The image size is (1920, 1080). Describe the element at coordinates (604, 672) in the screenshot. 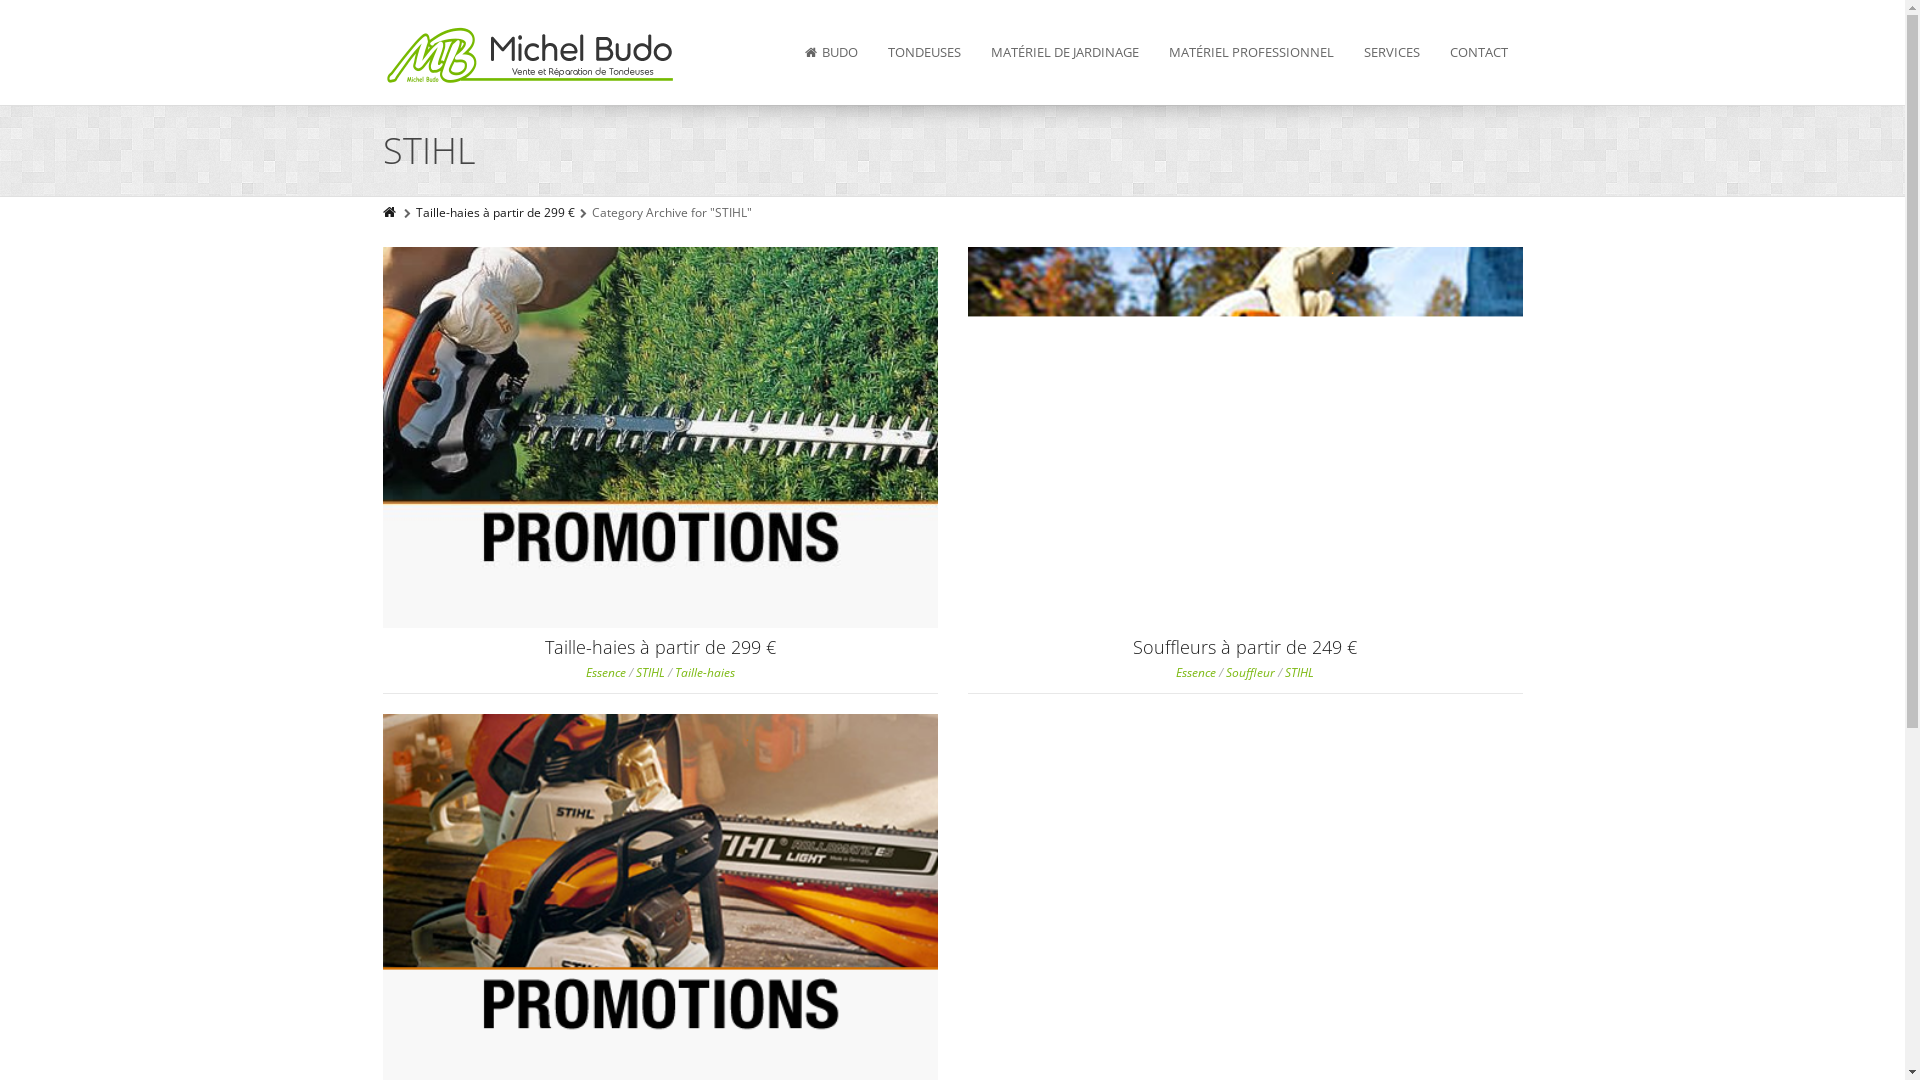

I see `'Essence'` at that location.